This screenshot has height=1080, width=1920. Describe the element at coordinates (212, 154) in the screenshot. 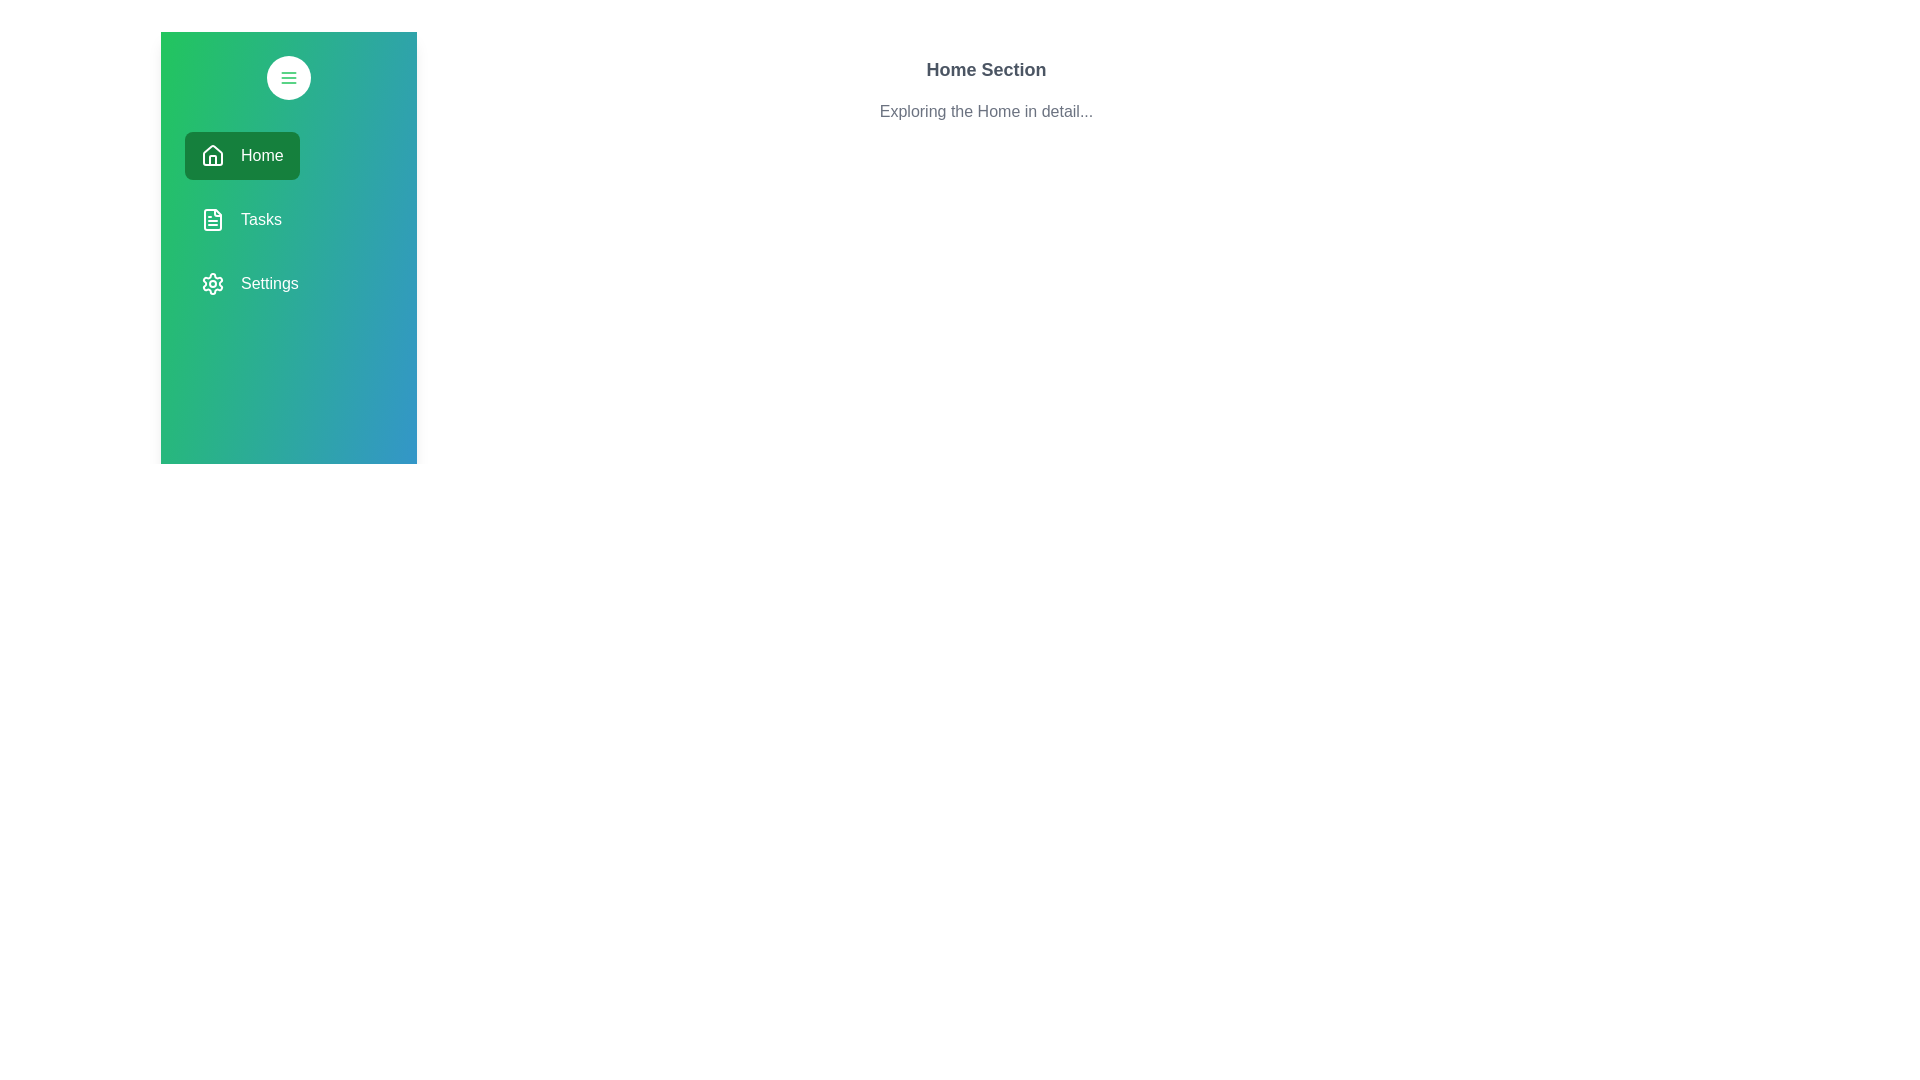

I see `the 'Home' button which contains a house-shaped icon on its left side, styled with a green stroke and placed within a green rectangular background` at that location.